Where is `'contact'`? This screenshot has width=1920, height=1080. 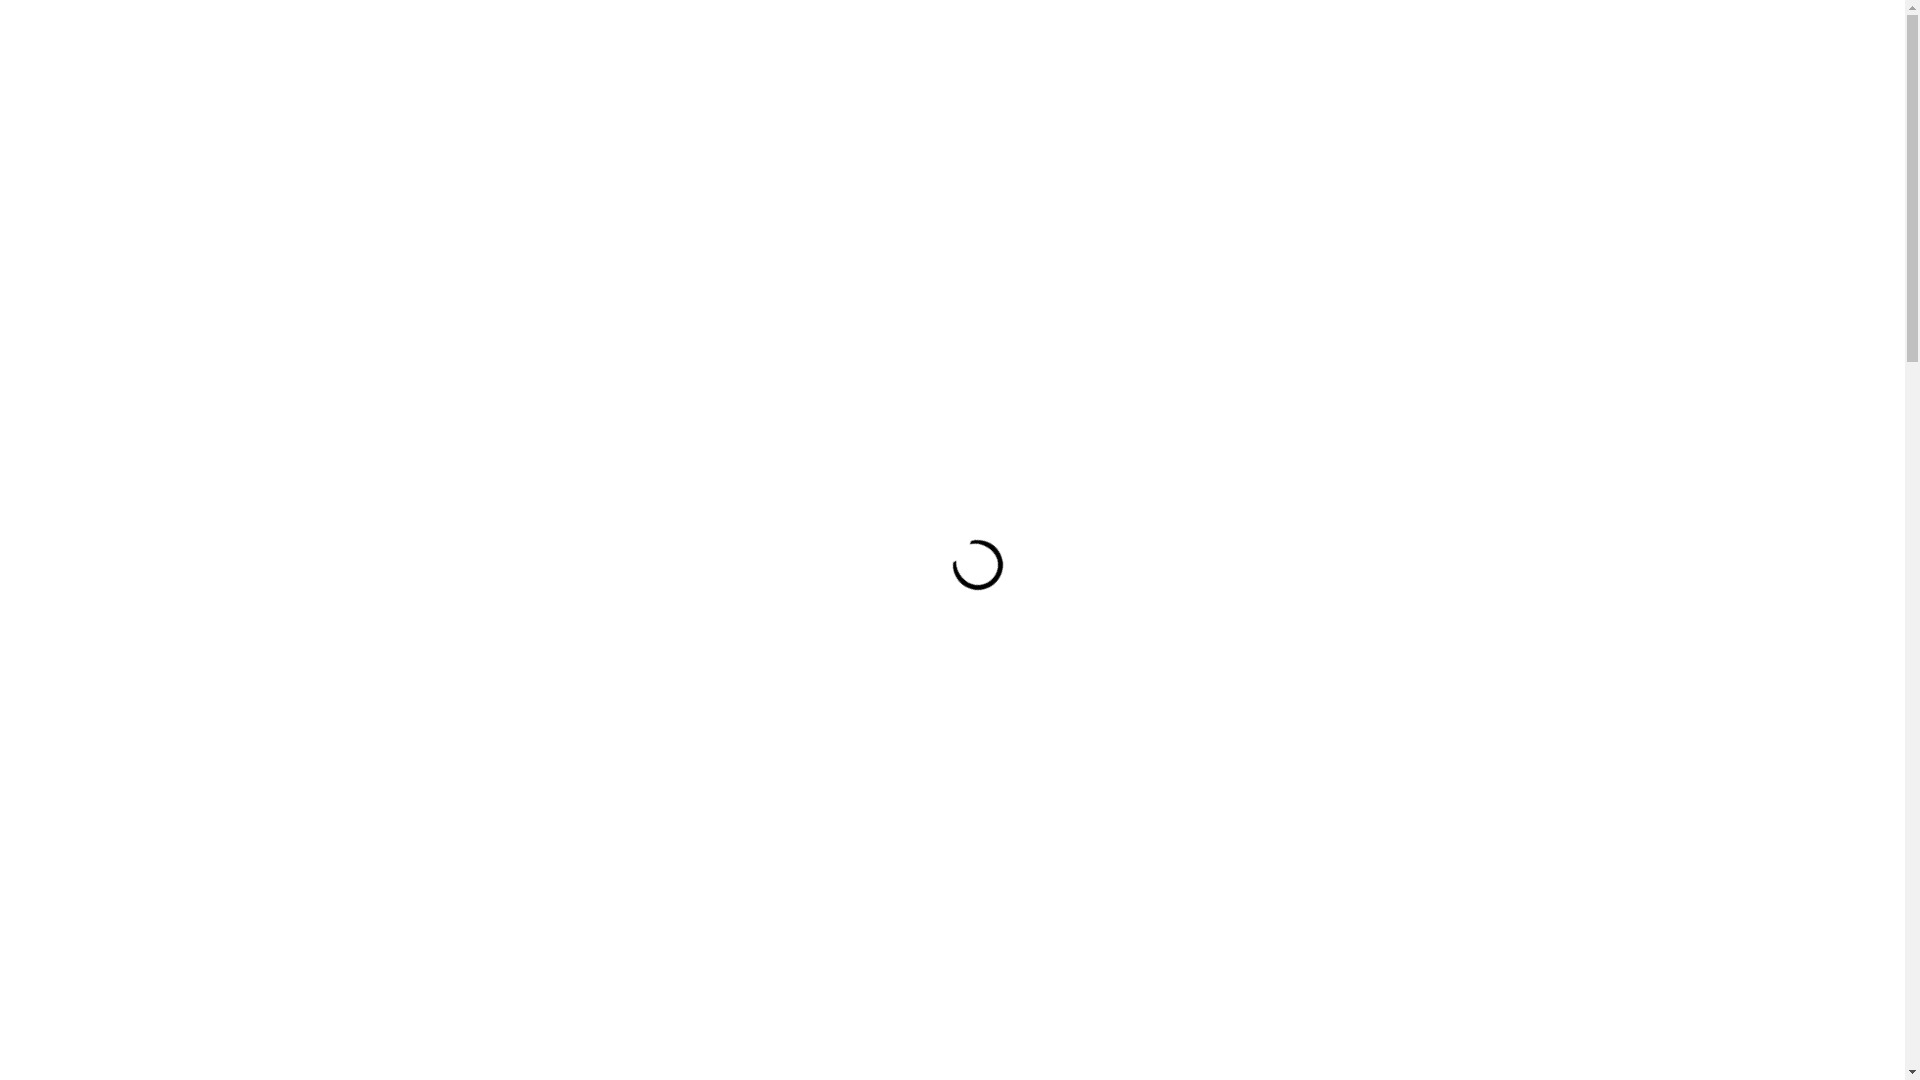
'contact' is located at coordinates (801, 69).